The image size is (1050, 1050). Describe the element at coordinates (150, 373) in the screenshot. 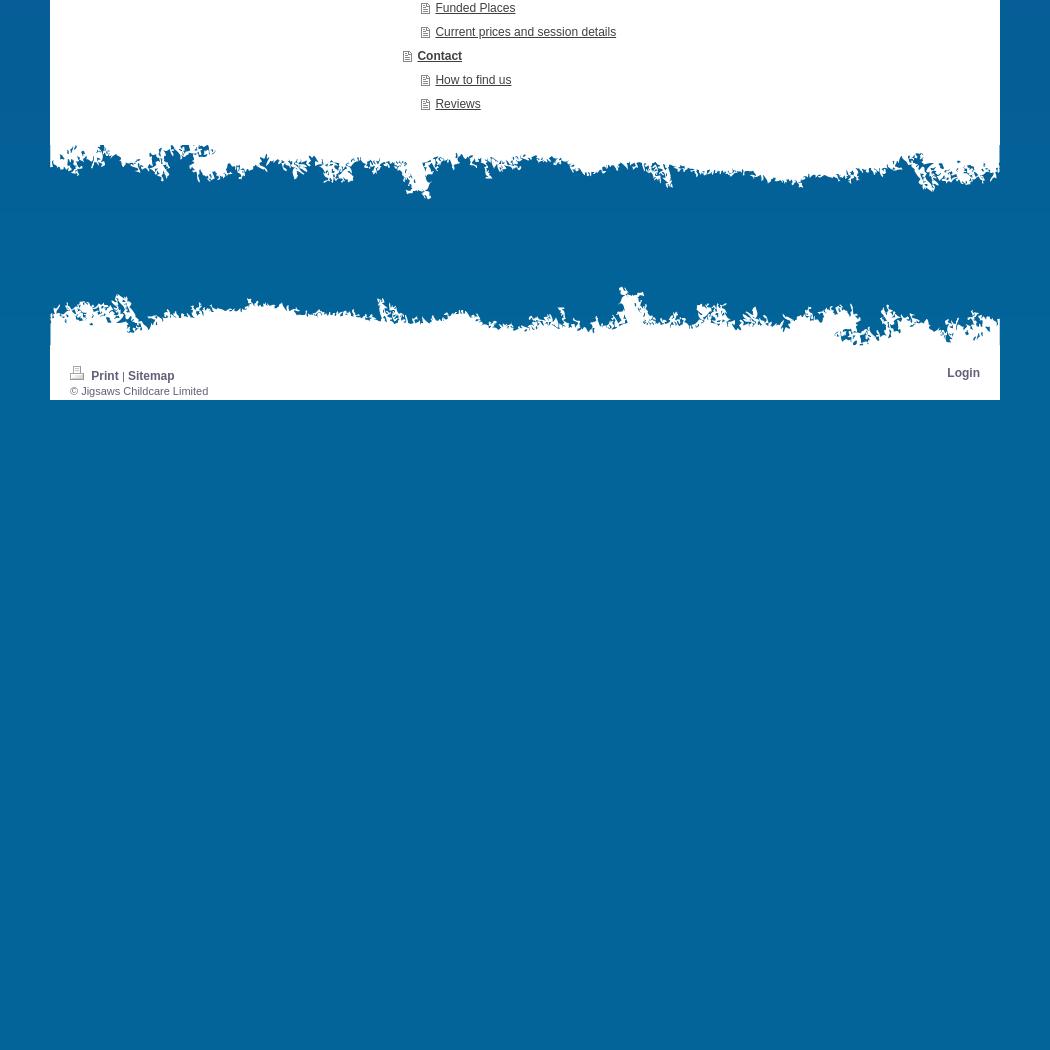

I see `'Sitemap'` at that location.